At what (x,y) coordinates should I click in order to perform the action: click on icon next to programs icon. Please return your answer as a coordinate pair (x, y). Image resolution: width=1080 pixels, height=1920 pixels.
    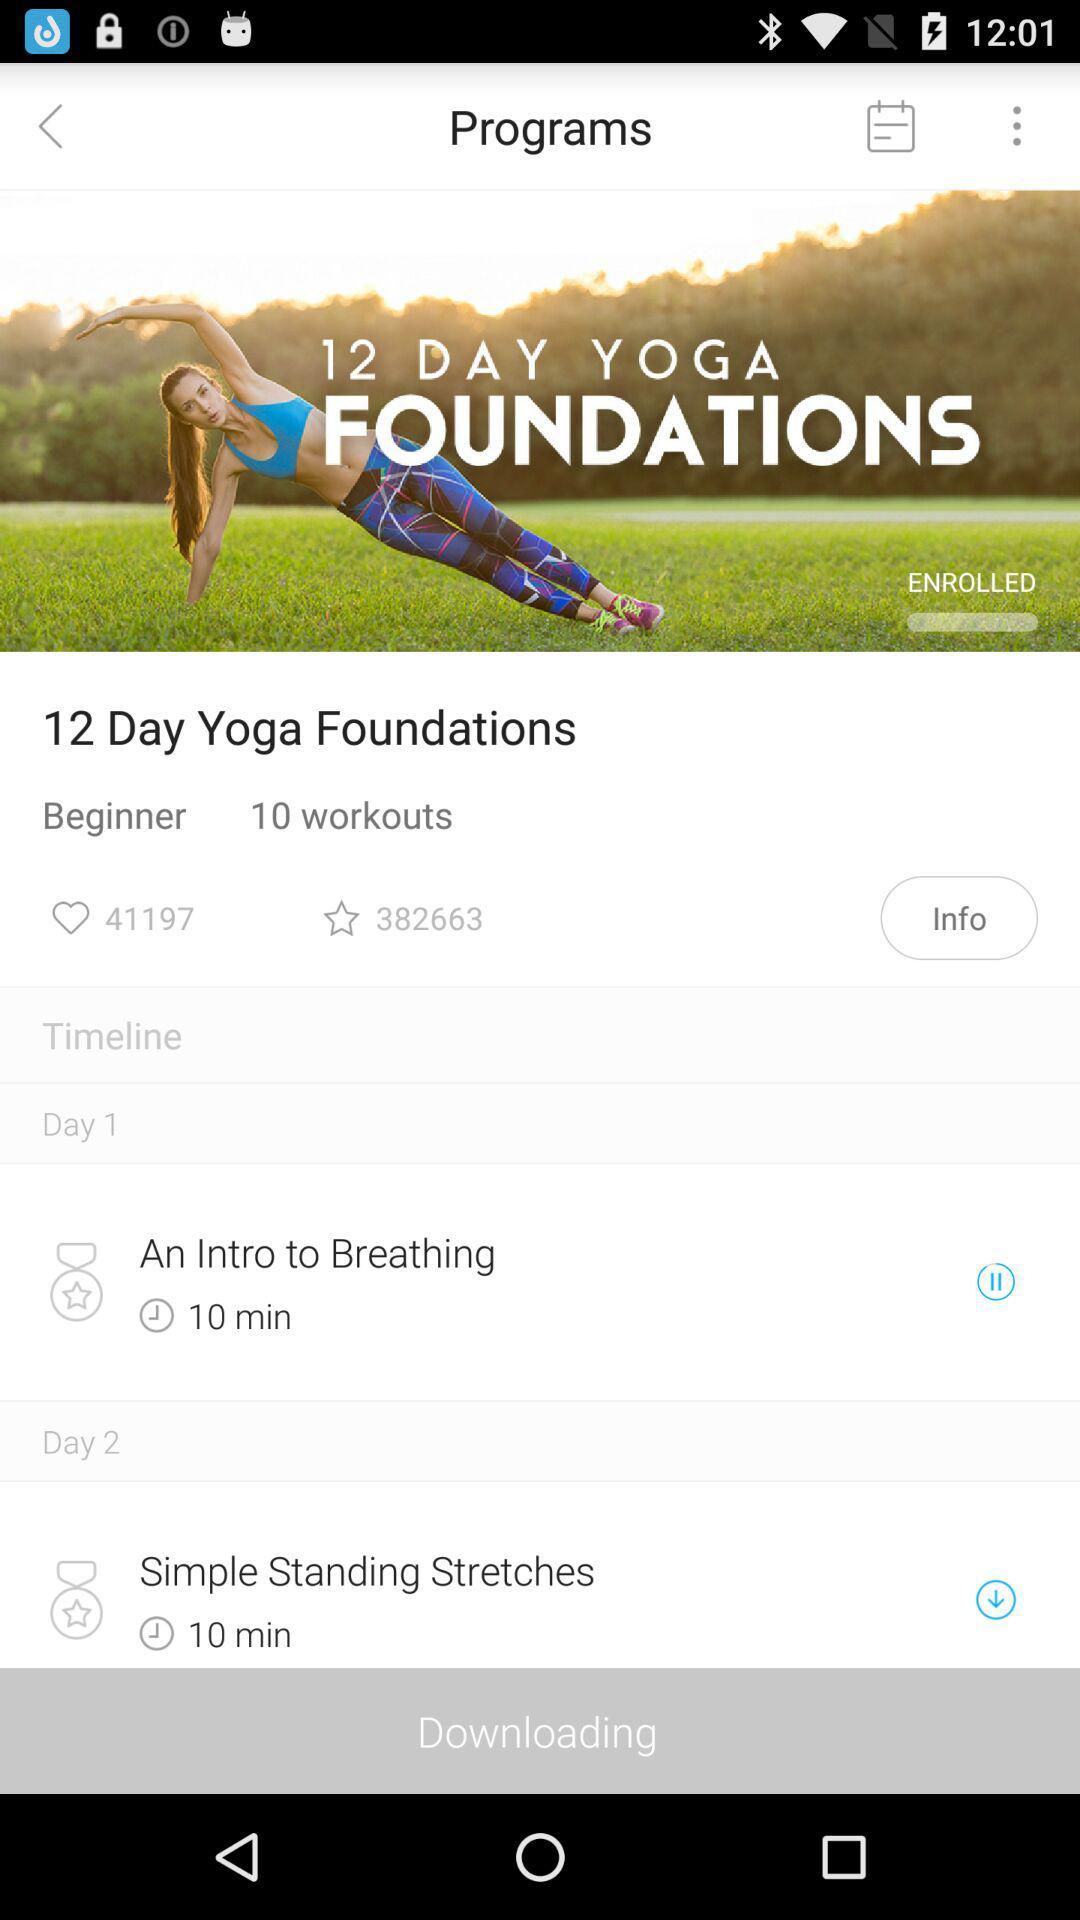
    Looking at the image, I should click on (61, 124).